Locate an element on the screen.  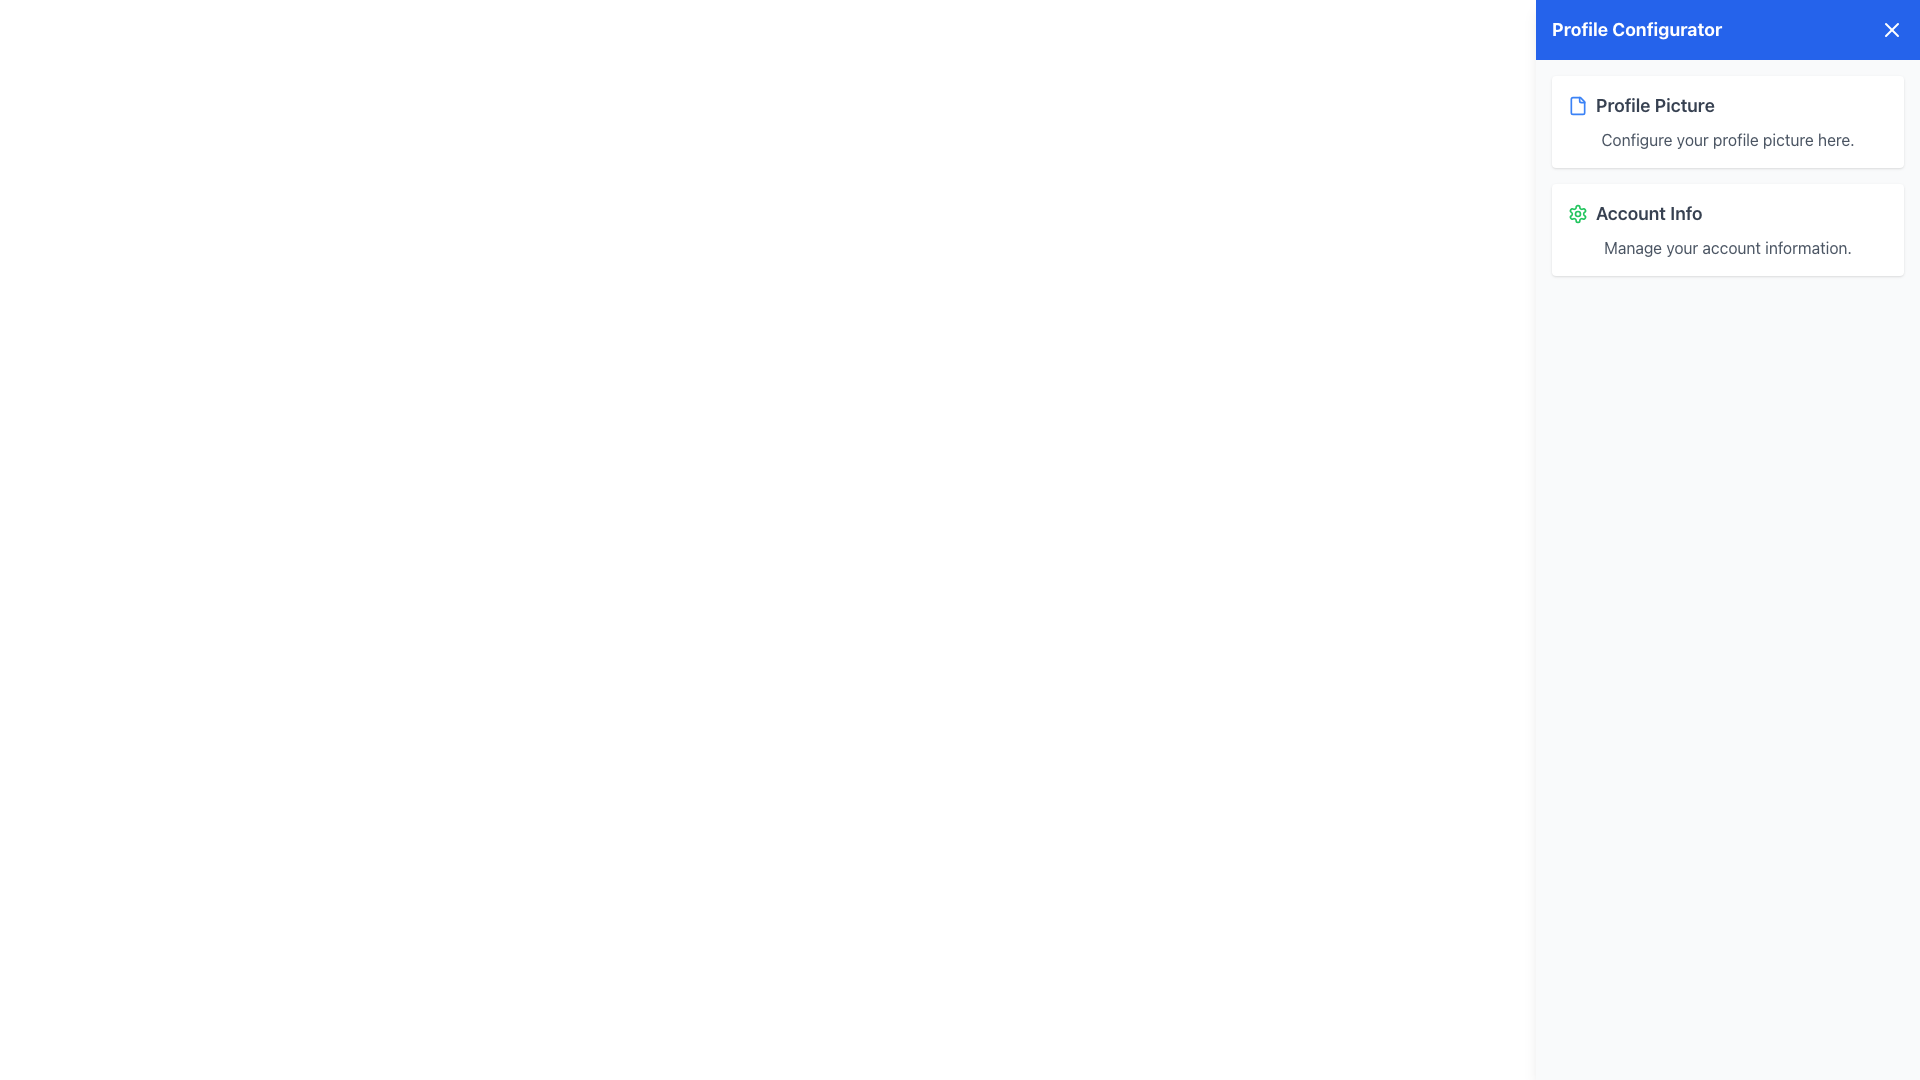
text label indicating the current section for configuring the profile, located at the top-left corner of the blue header bar in the side panel is located at coordinates (1637, 30).